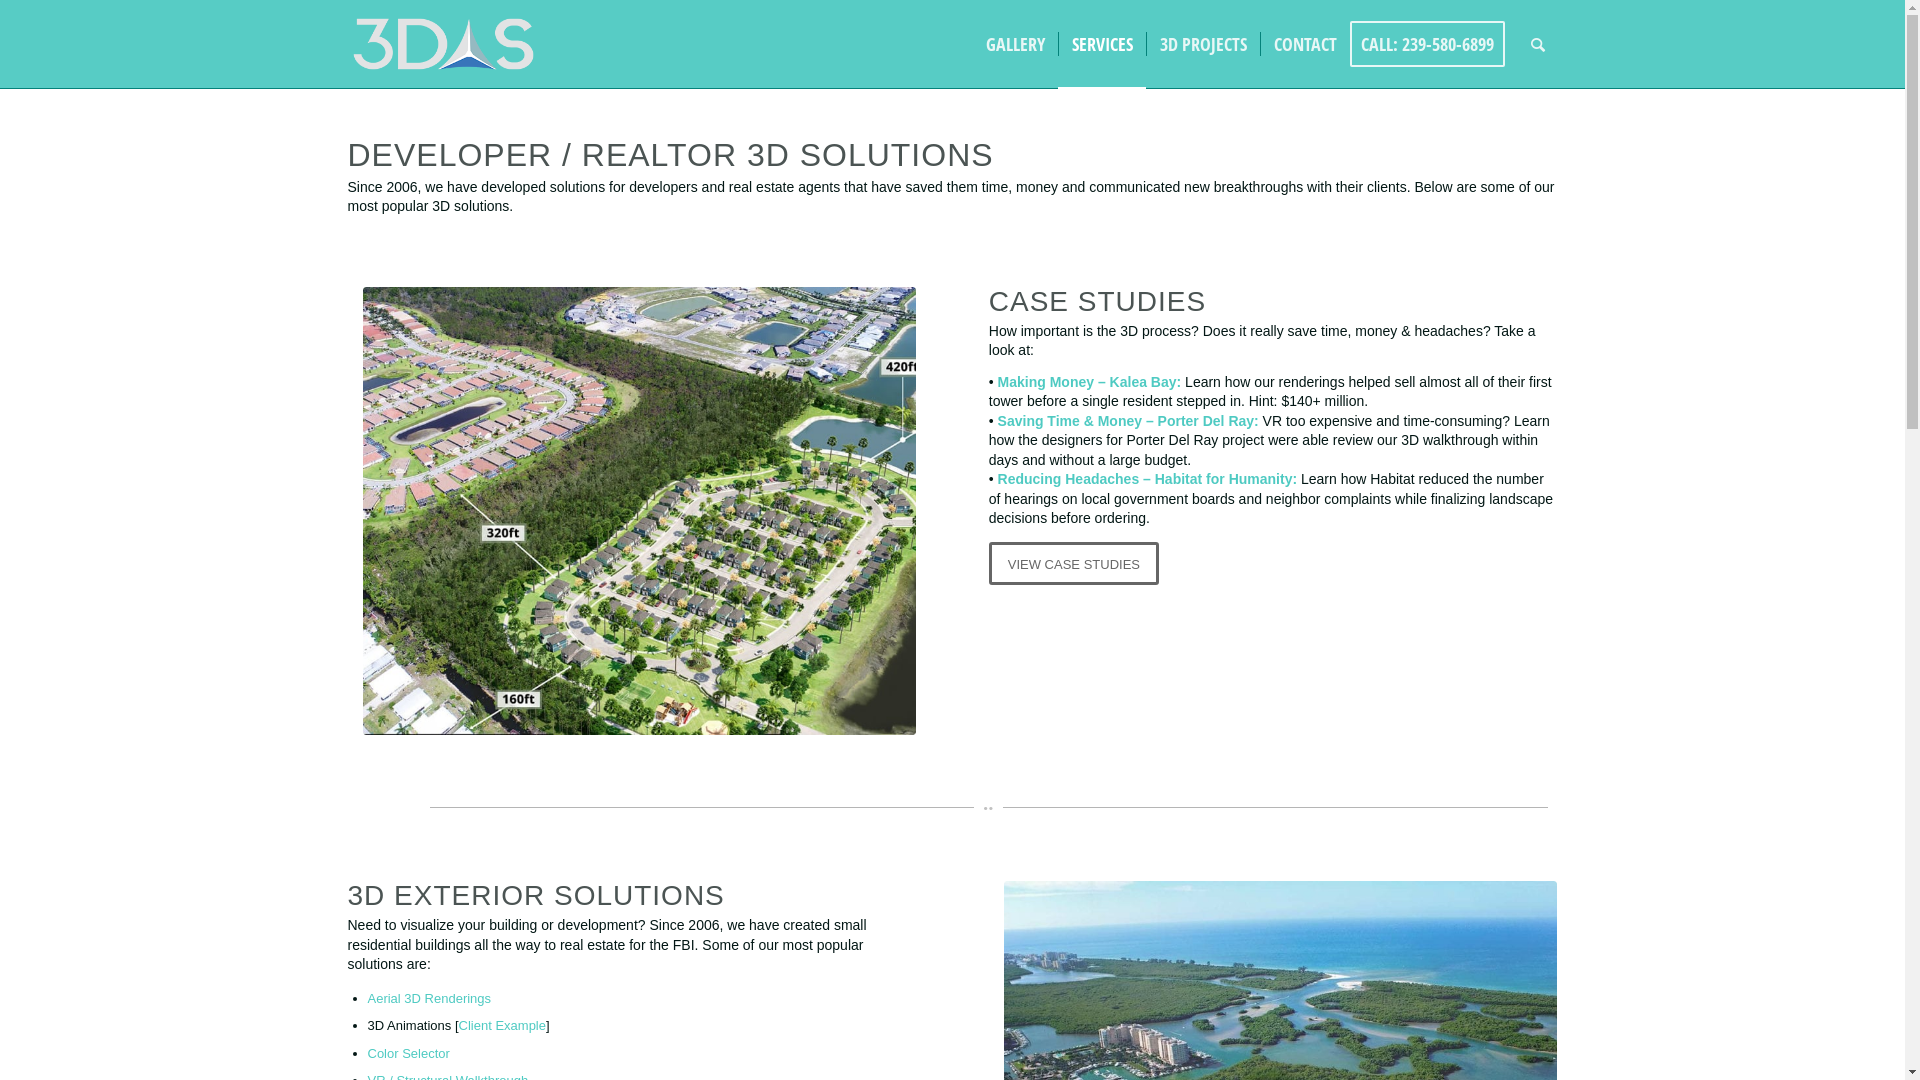  What do you see at coordinates (443, 43) in the screenshot?
I see `'3DAS Logo (2nd Version)'` at bounding box center [443, 43].